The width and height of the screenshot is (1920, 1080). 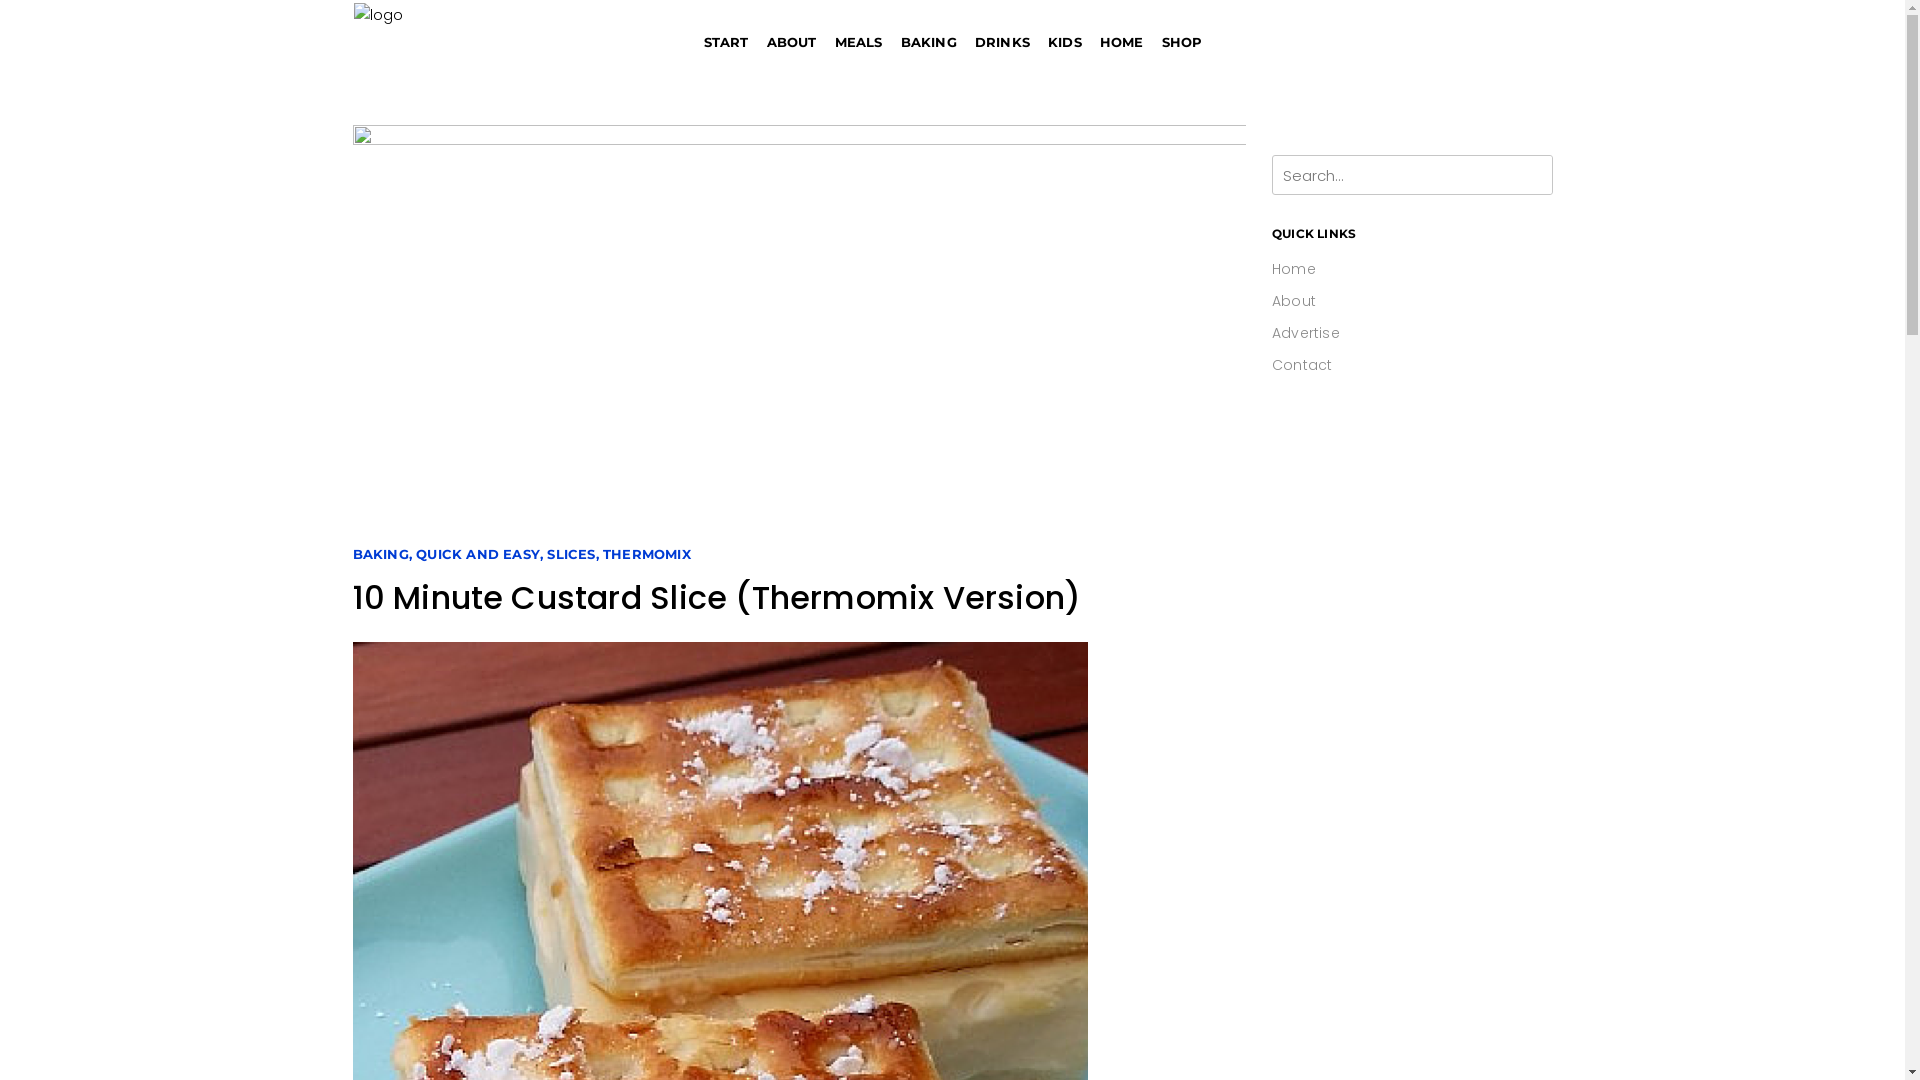 What do you see at coordinates (1271, 300) in the screenshot?
I see `'About'` at bounding box center [1271, 300].